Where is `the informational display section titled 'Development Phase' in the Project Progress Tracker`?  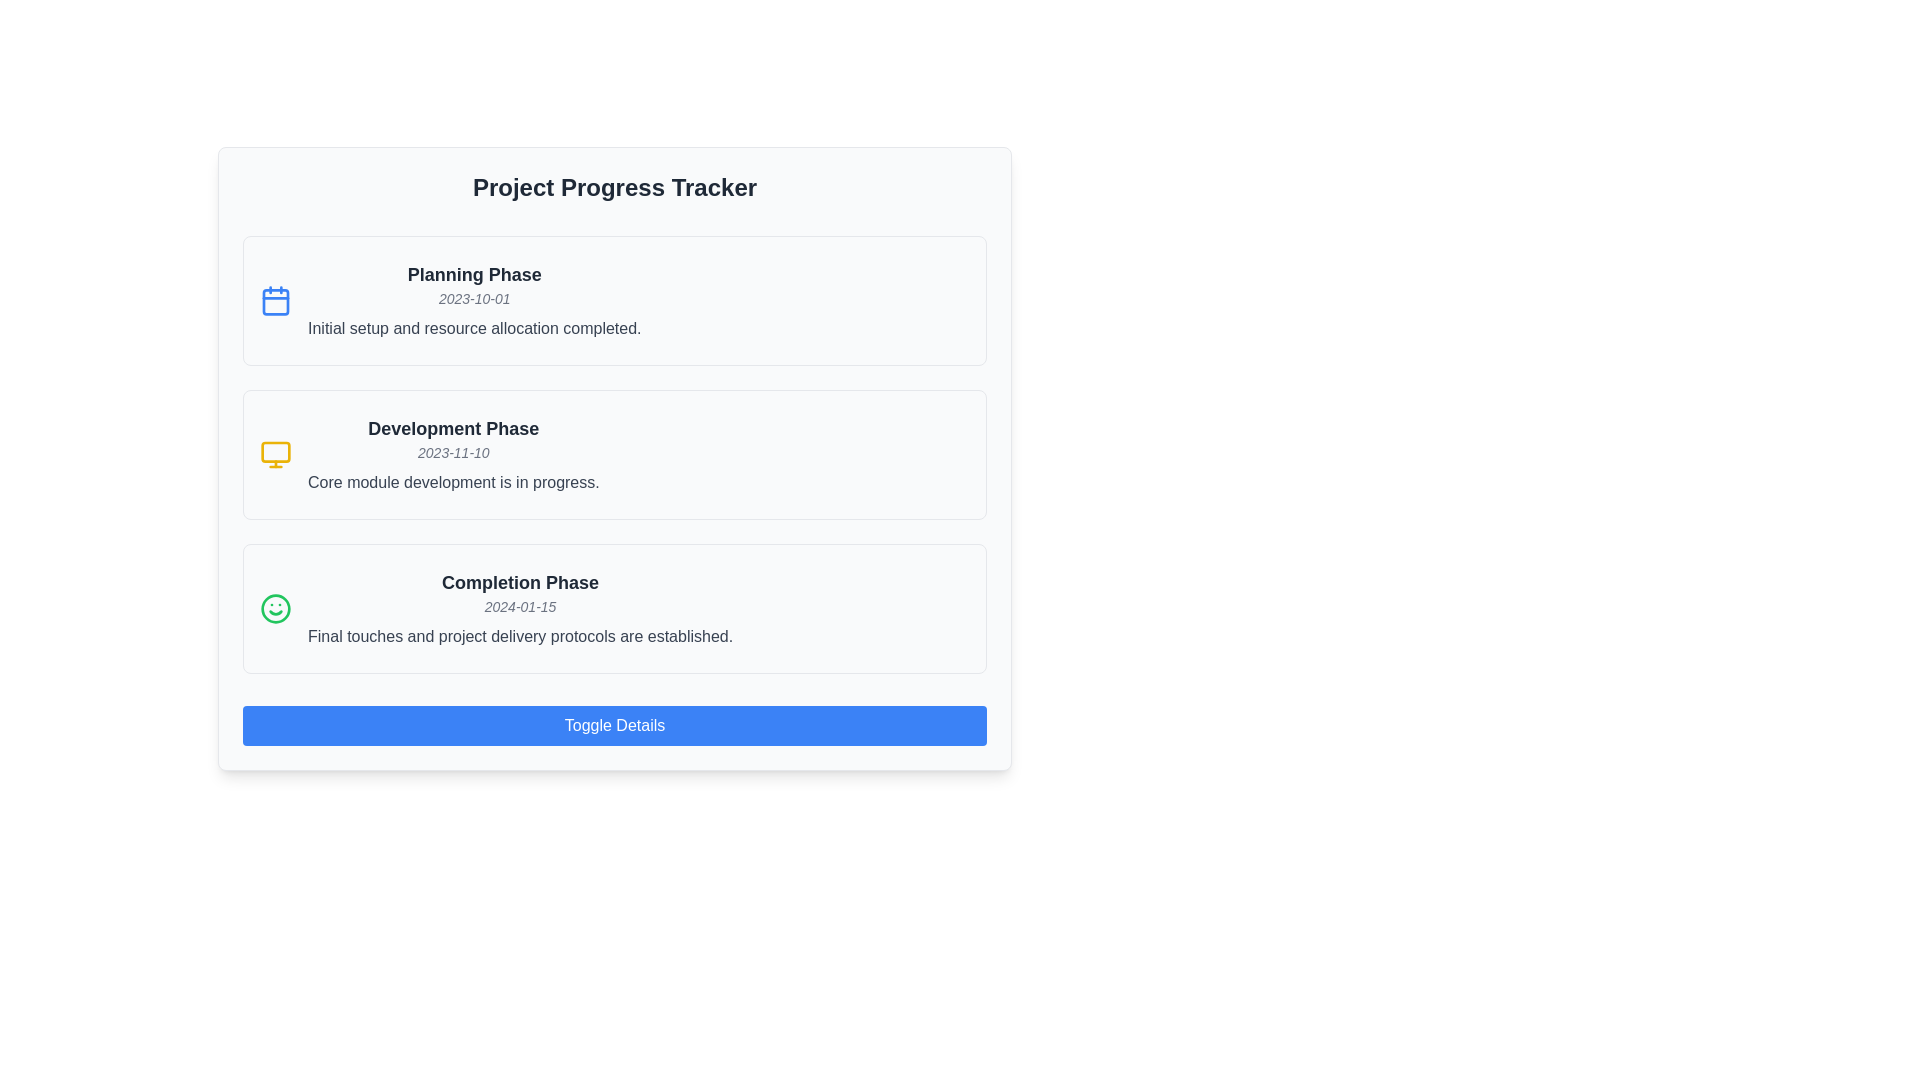 the informational display section titled 'Development Phase' in the Project Progress Tracker is located at coordinates (613, 455).